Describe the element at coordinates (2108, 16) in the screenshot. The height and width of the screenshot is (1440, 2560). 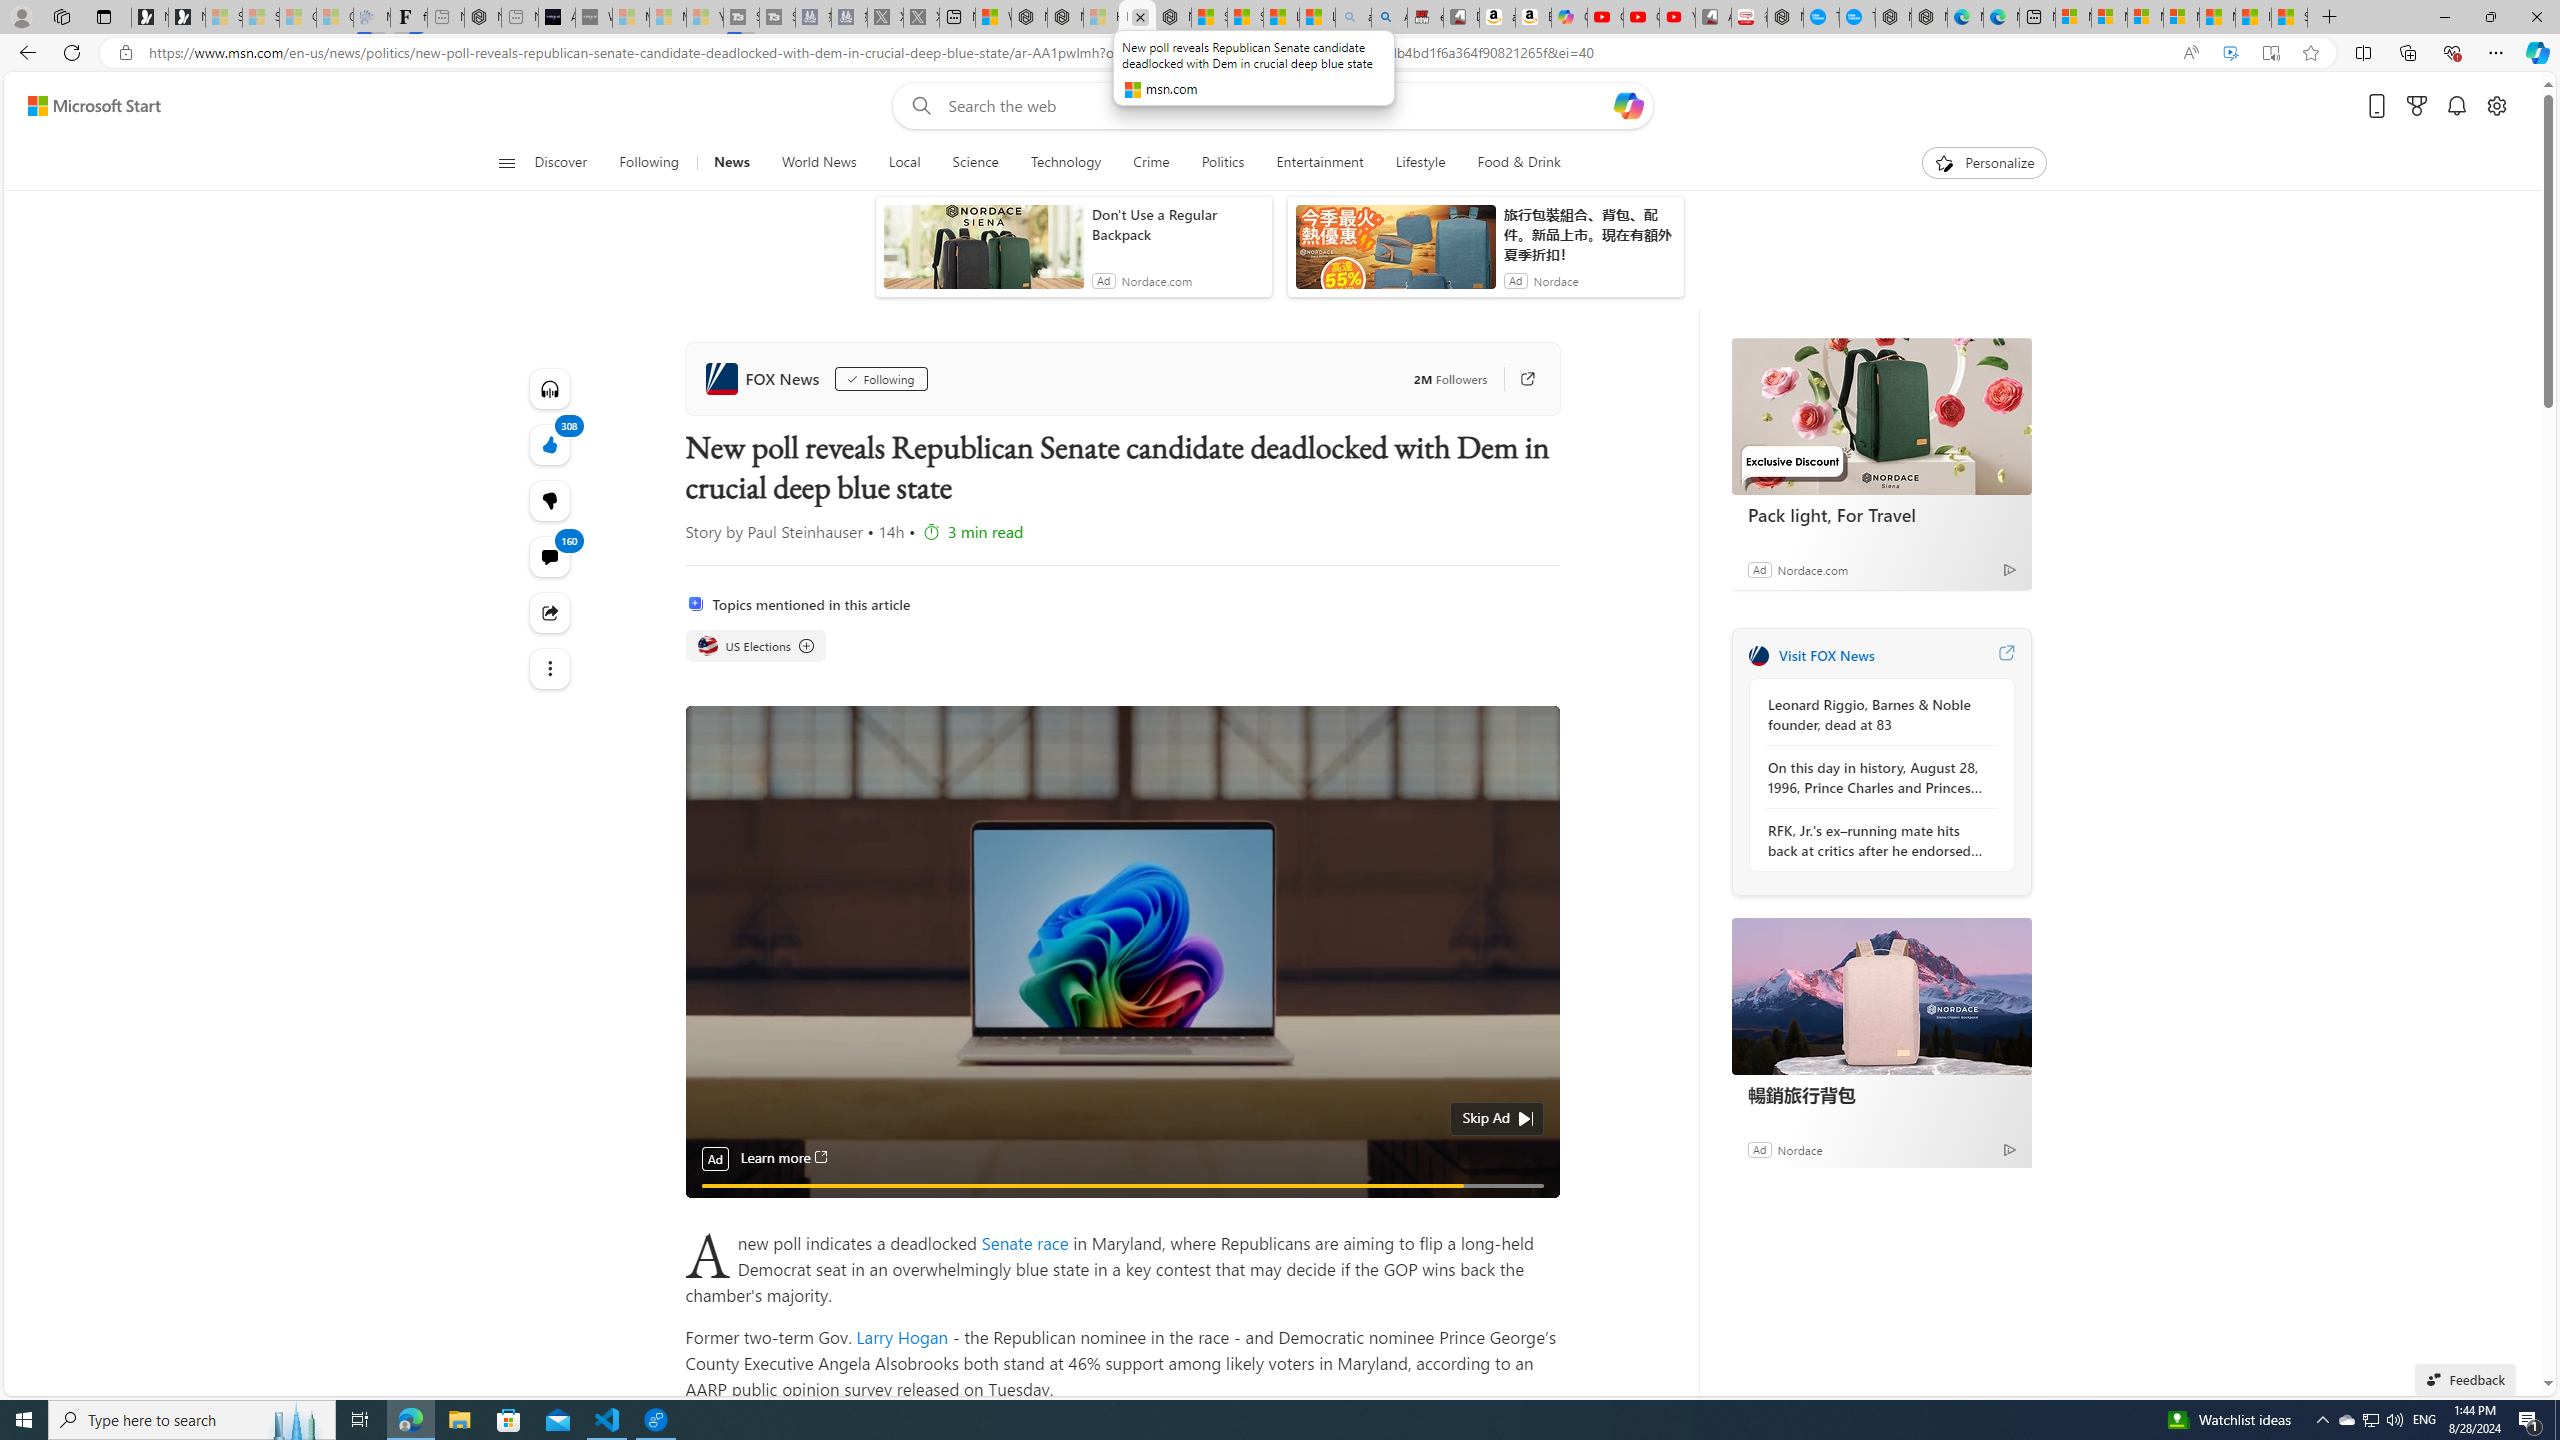
I see `'Microsoft account | Microsoft Account Privacy Settings'` at that location.